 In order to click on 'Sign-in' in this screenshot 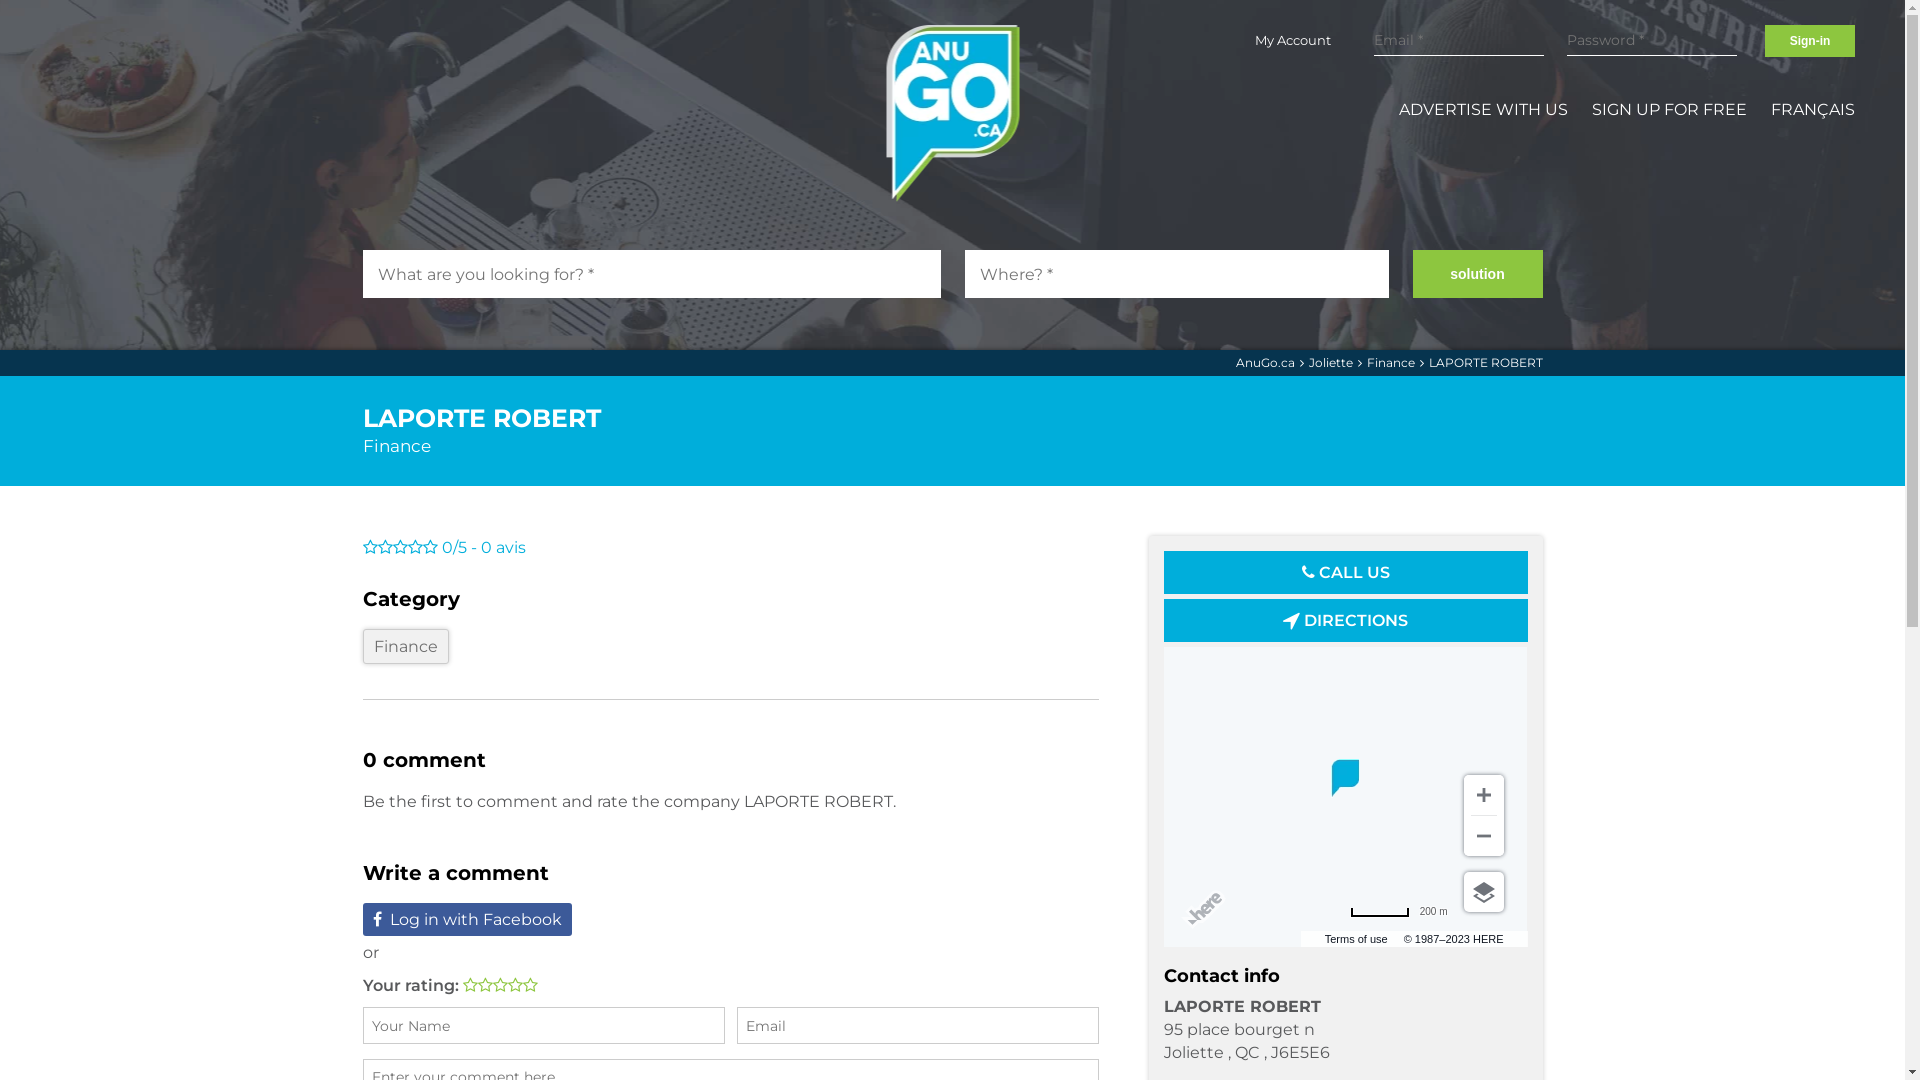, I will do `click(1809, 41)`.